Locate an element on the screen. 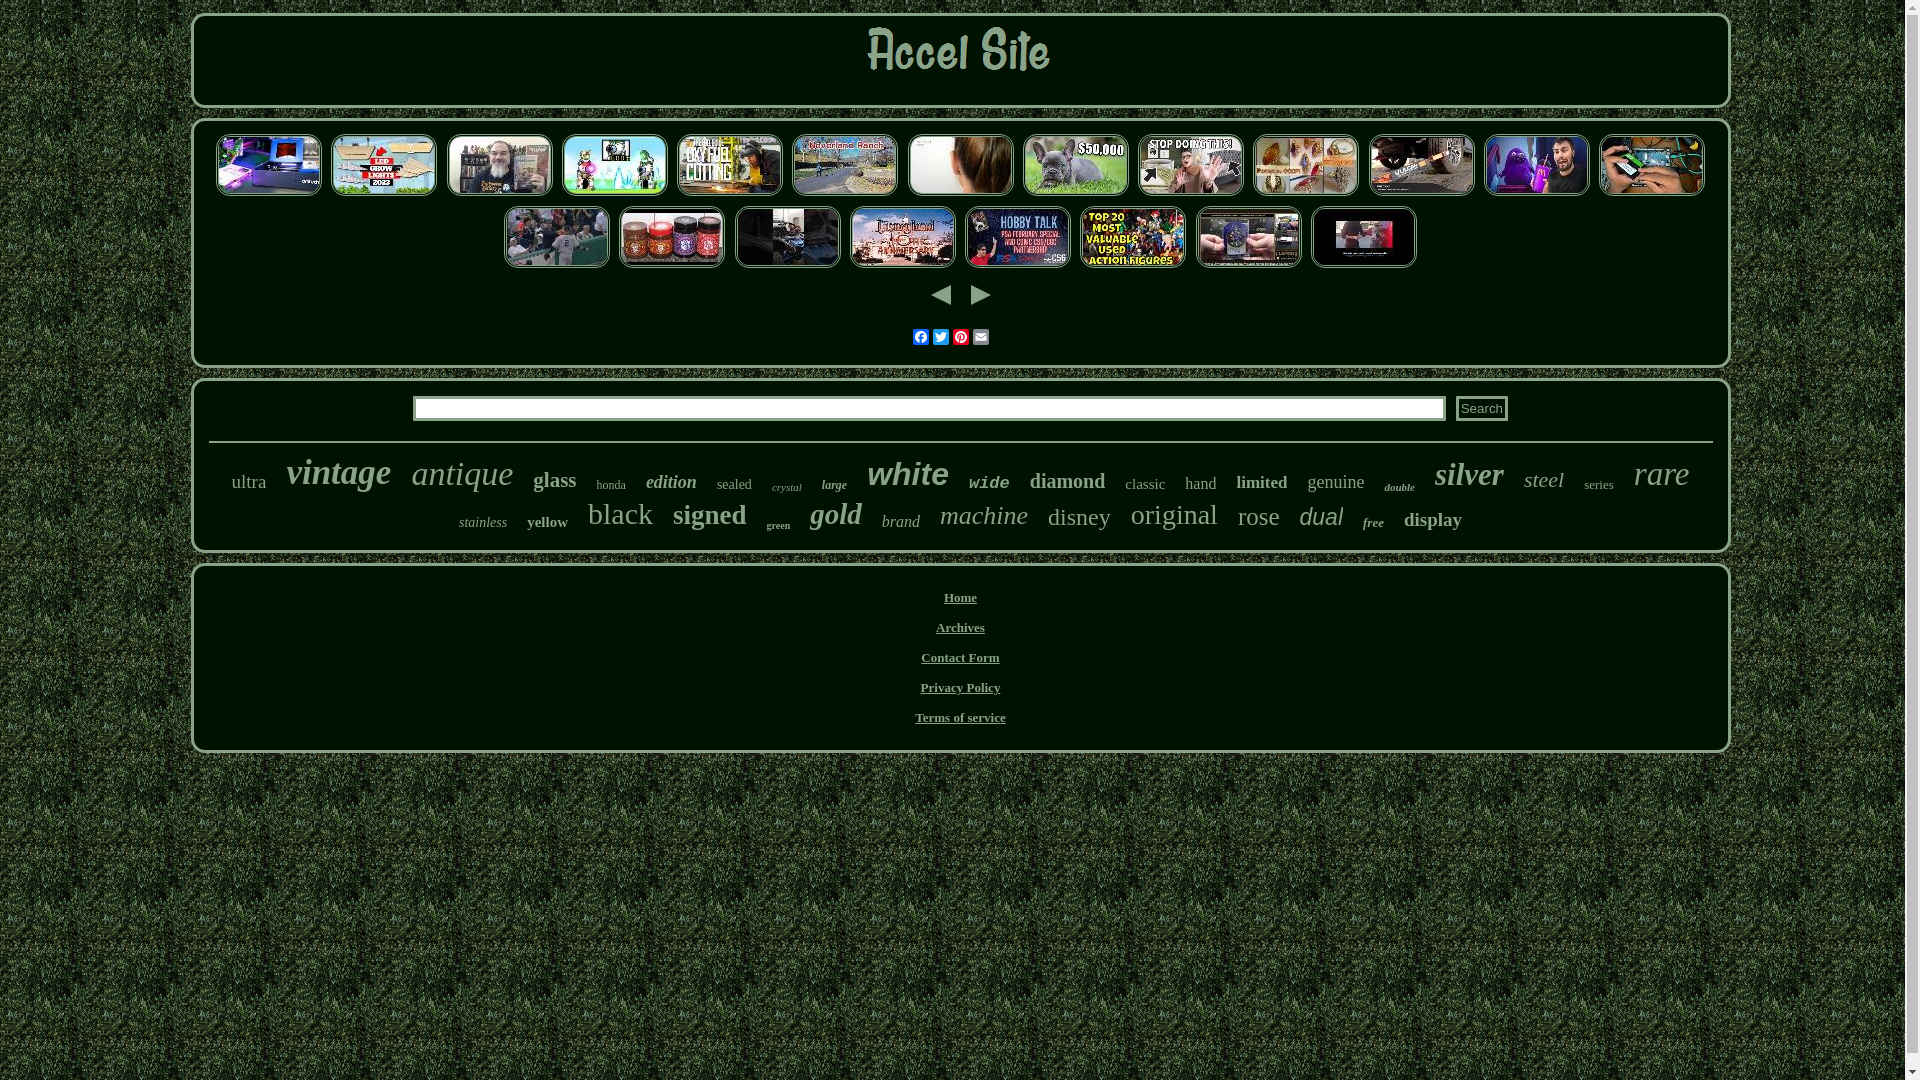 The width and height of the screenshot is (1920, 1080). 'vintage' is located at coordinates (338, 473).